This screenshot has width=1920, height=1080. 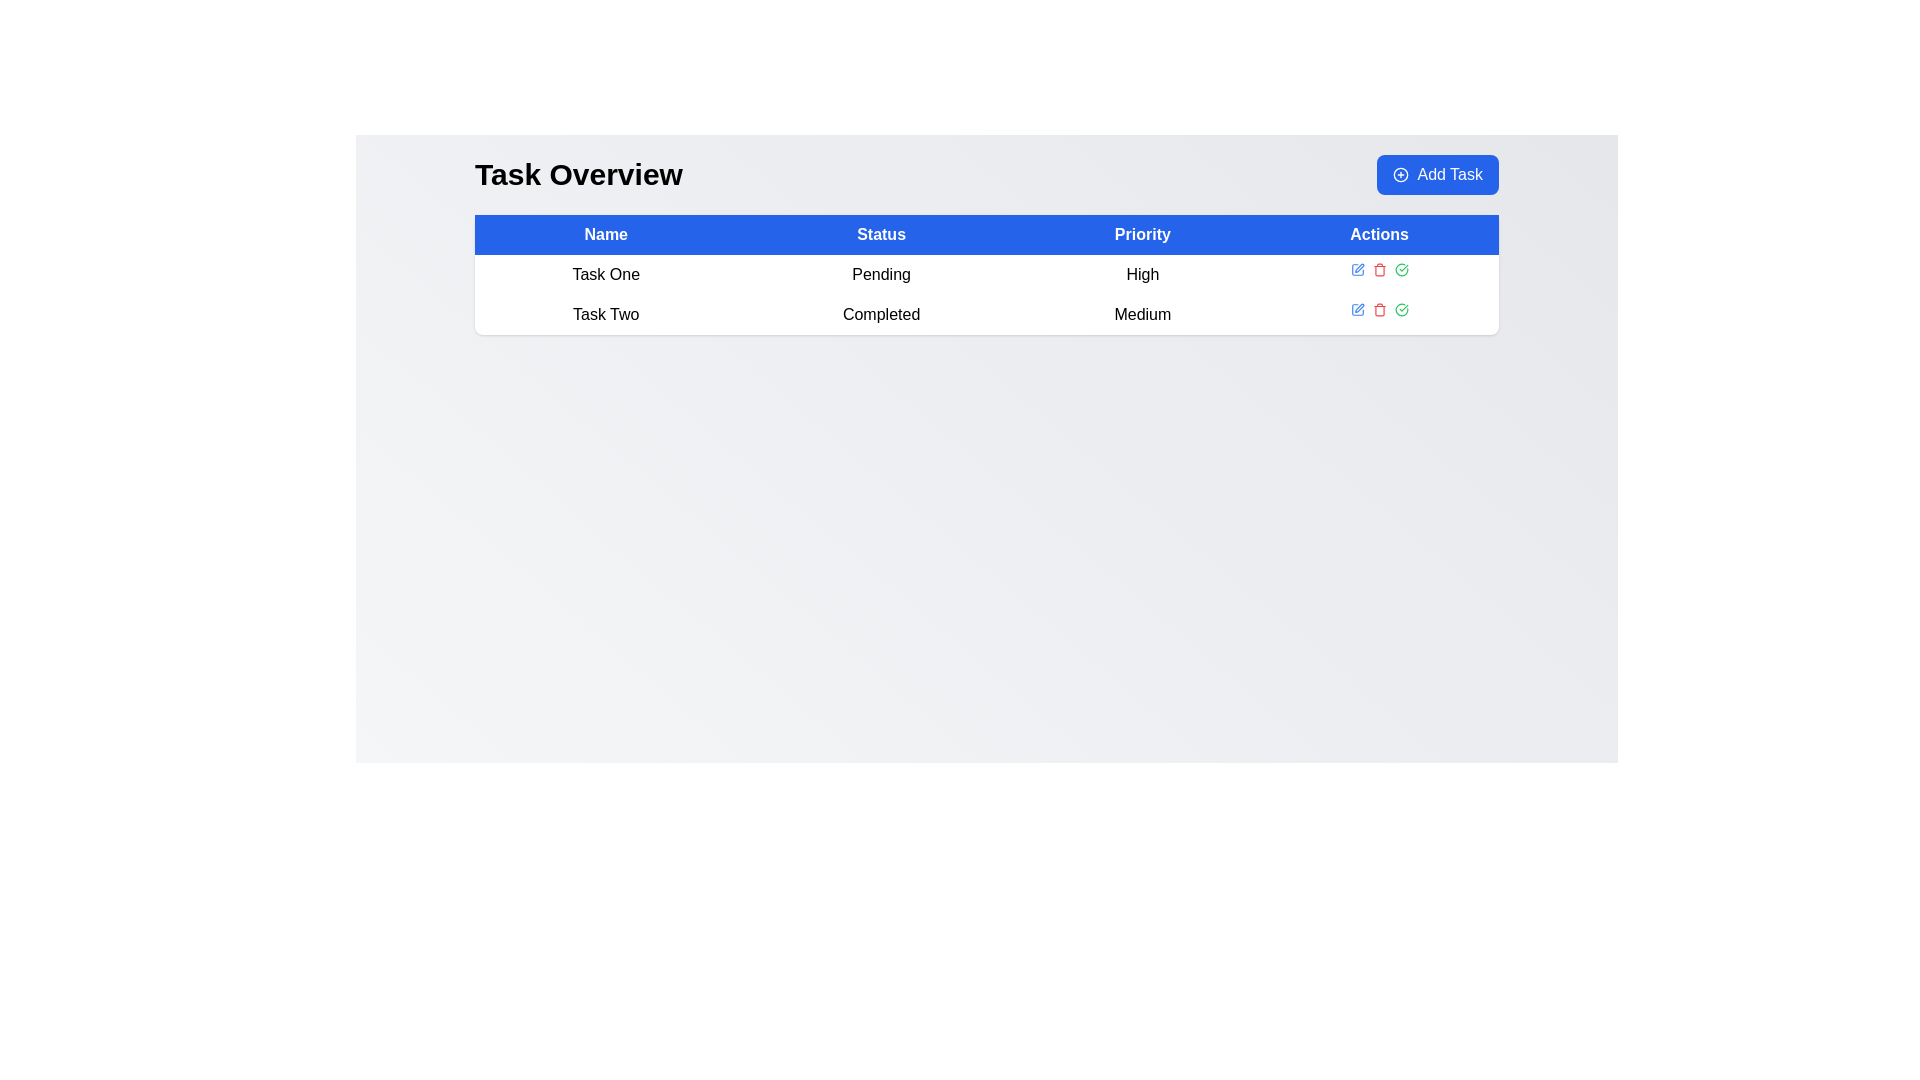 I want to click on the trash icon located in the actions column of the second row of the table, so click(x=1378, y=271).